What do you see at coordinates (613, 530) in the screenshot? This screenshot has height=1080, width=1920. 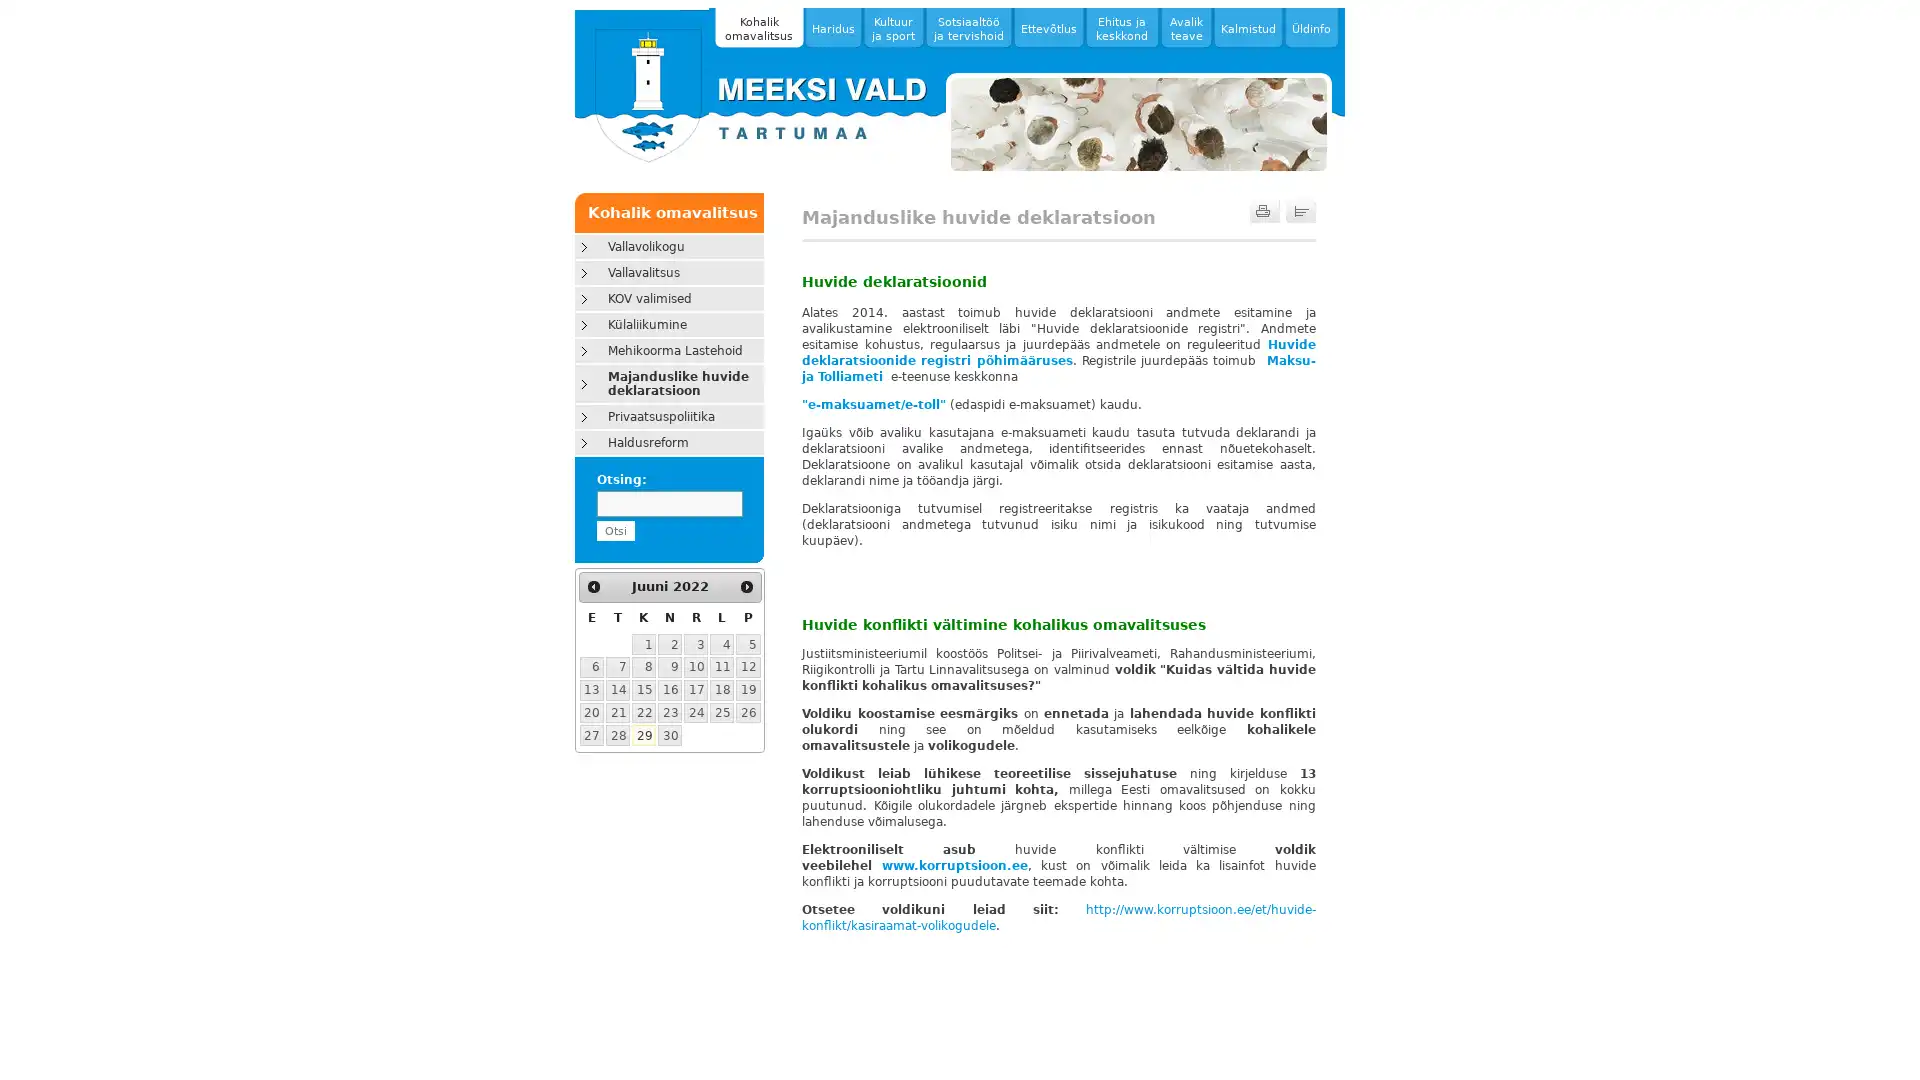 I see `Otsi` at bounding box center [613, 530].